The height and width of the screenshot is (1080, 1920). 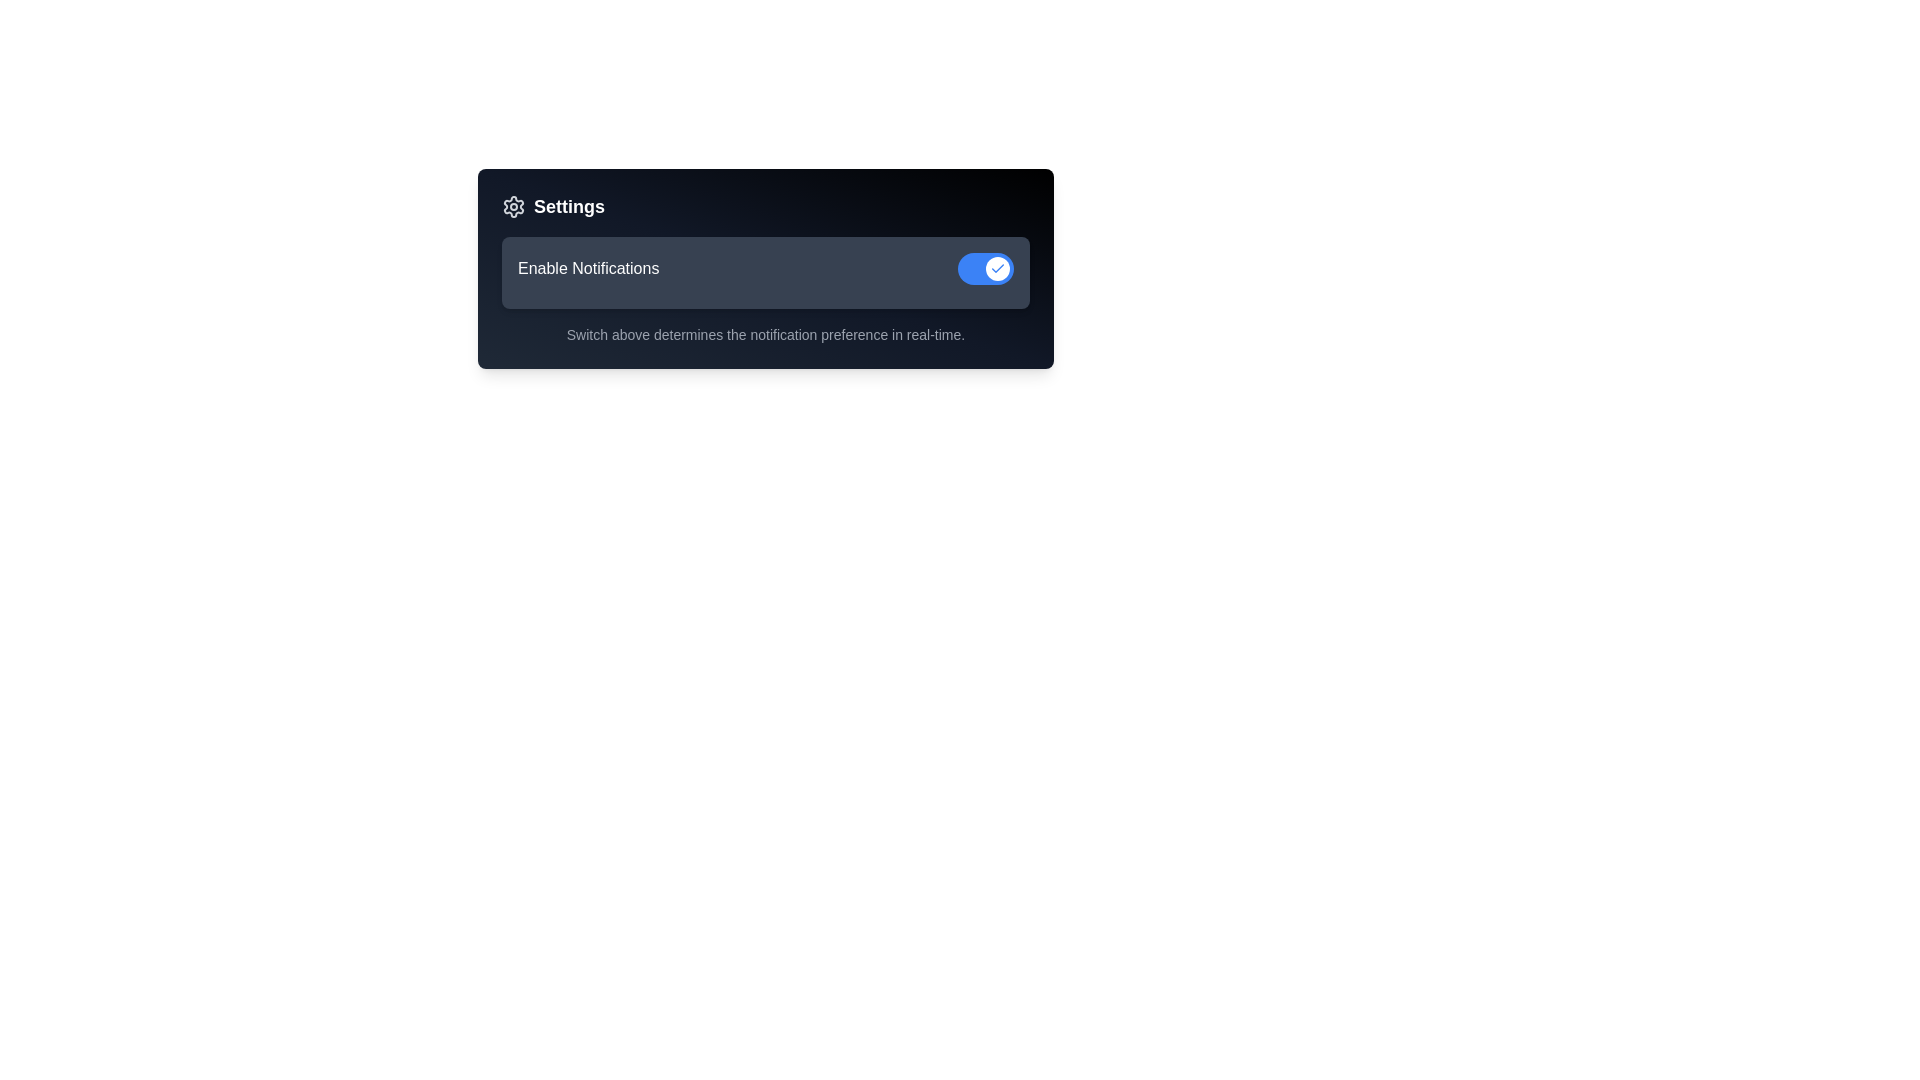 I want to click on the settings icon located in the top-left corner of the panel header labeled 'Settings', so click(x=513, y=207).